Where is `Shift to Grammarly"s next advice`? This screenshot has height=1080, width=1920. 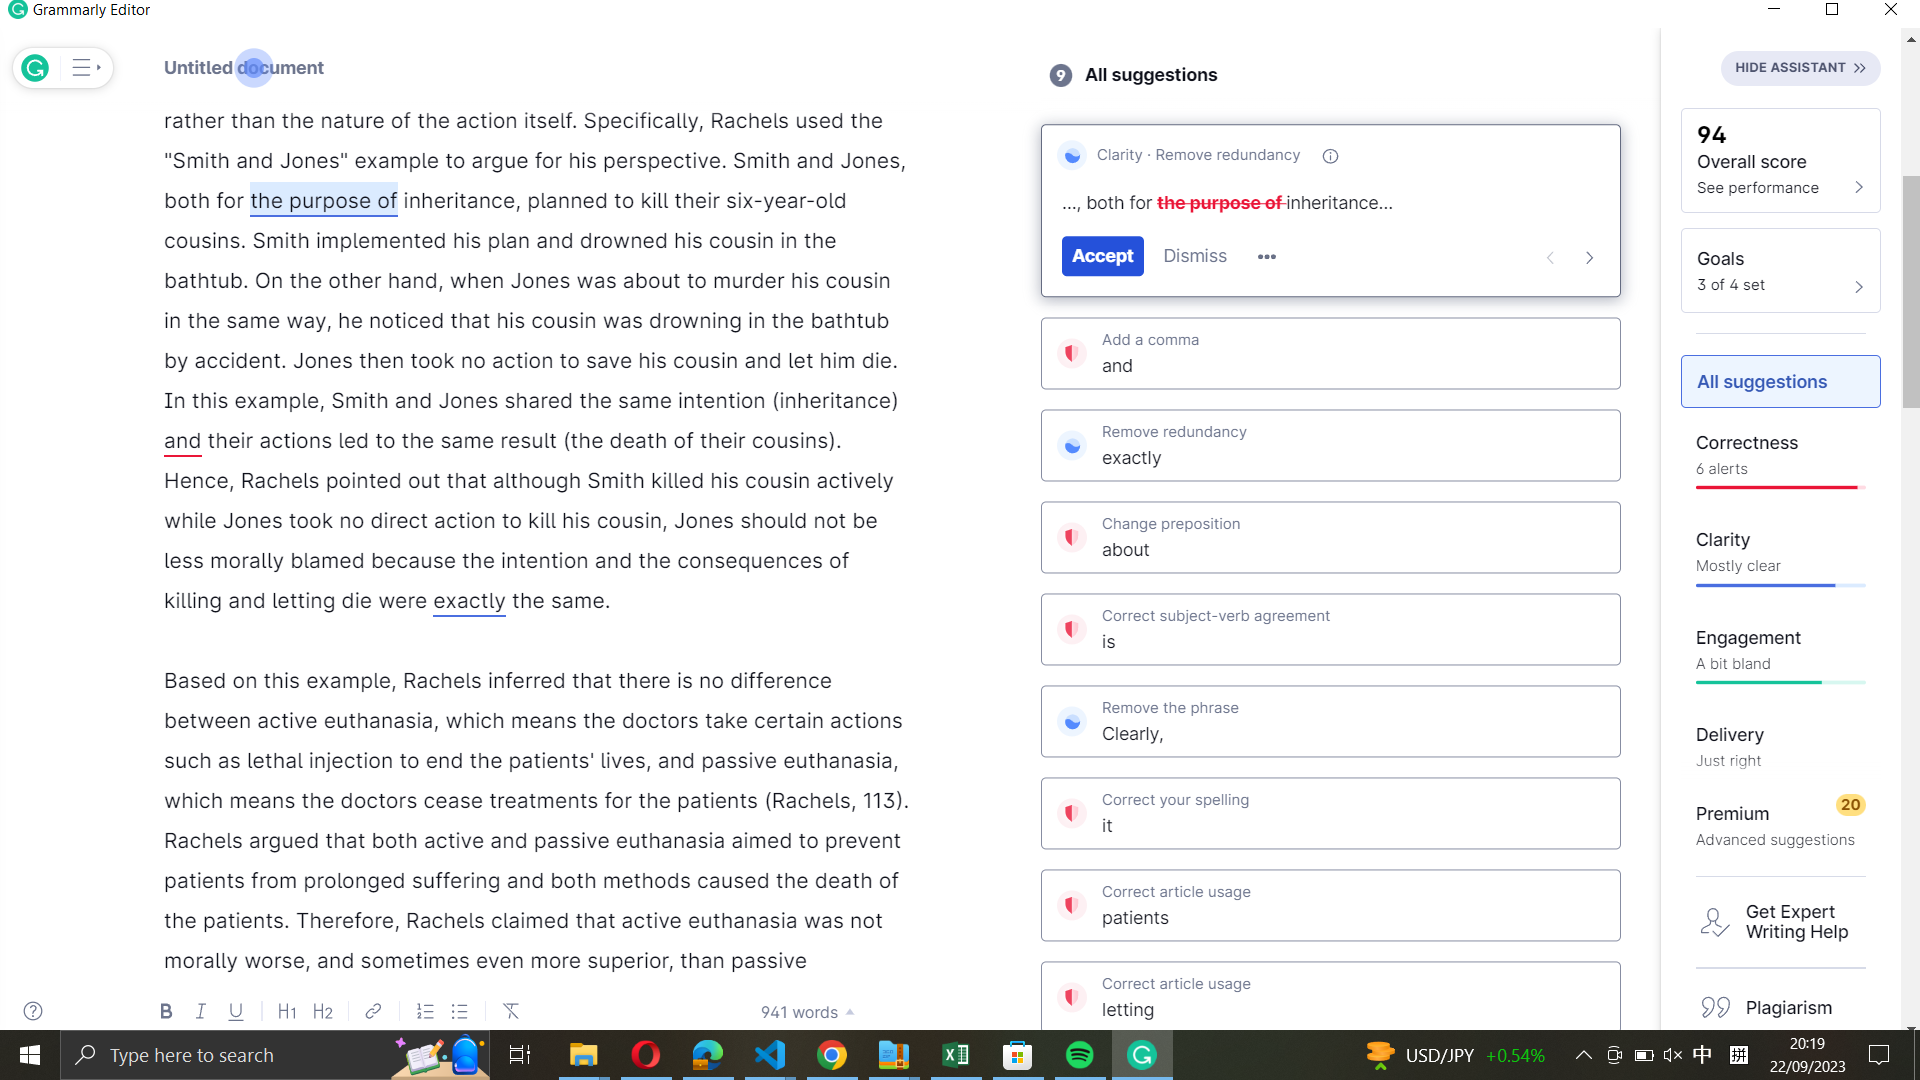 Shift to Grammarly"s next advice is located at coordinates (1589, 255).